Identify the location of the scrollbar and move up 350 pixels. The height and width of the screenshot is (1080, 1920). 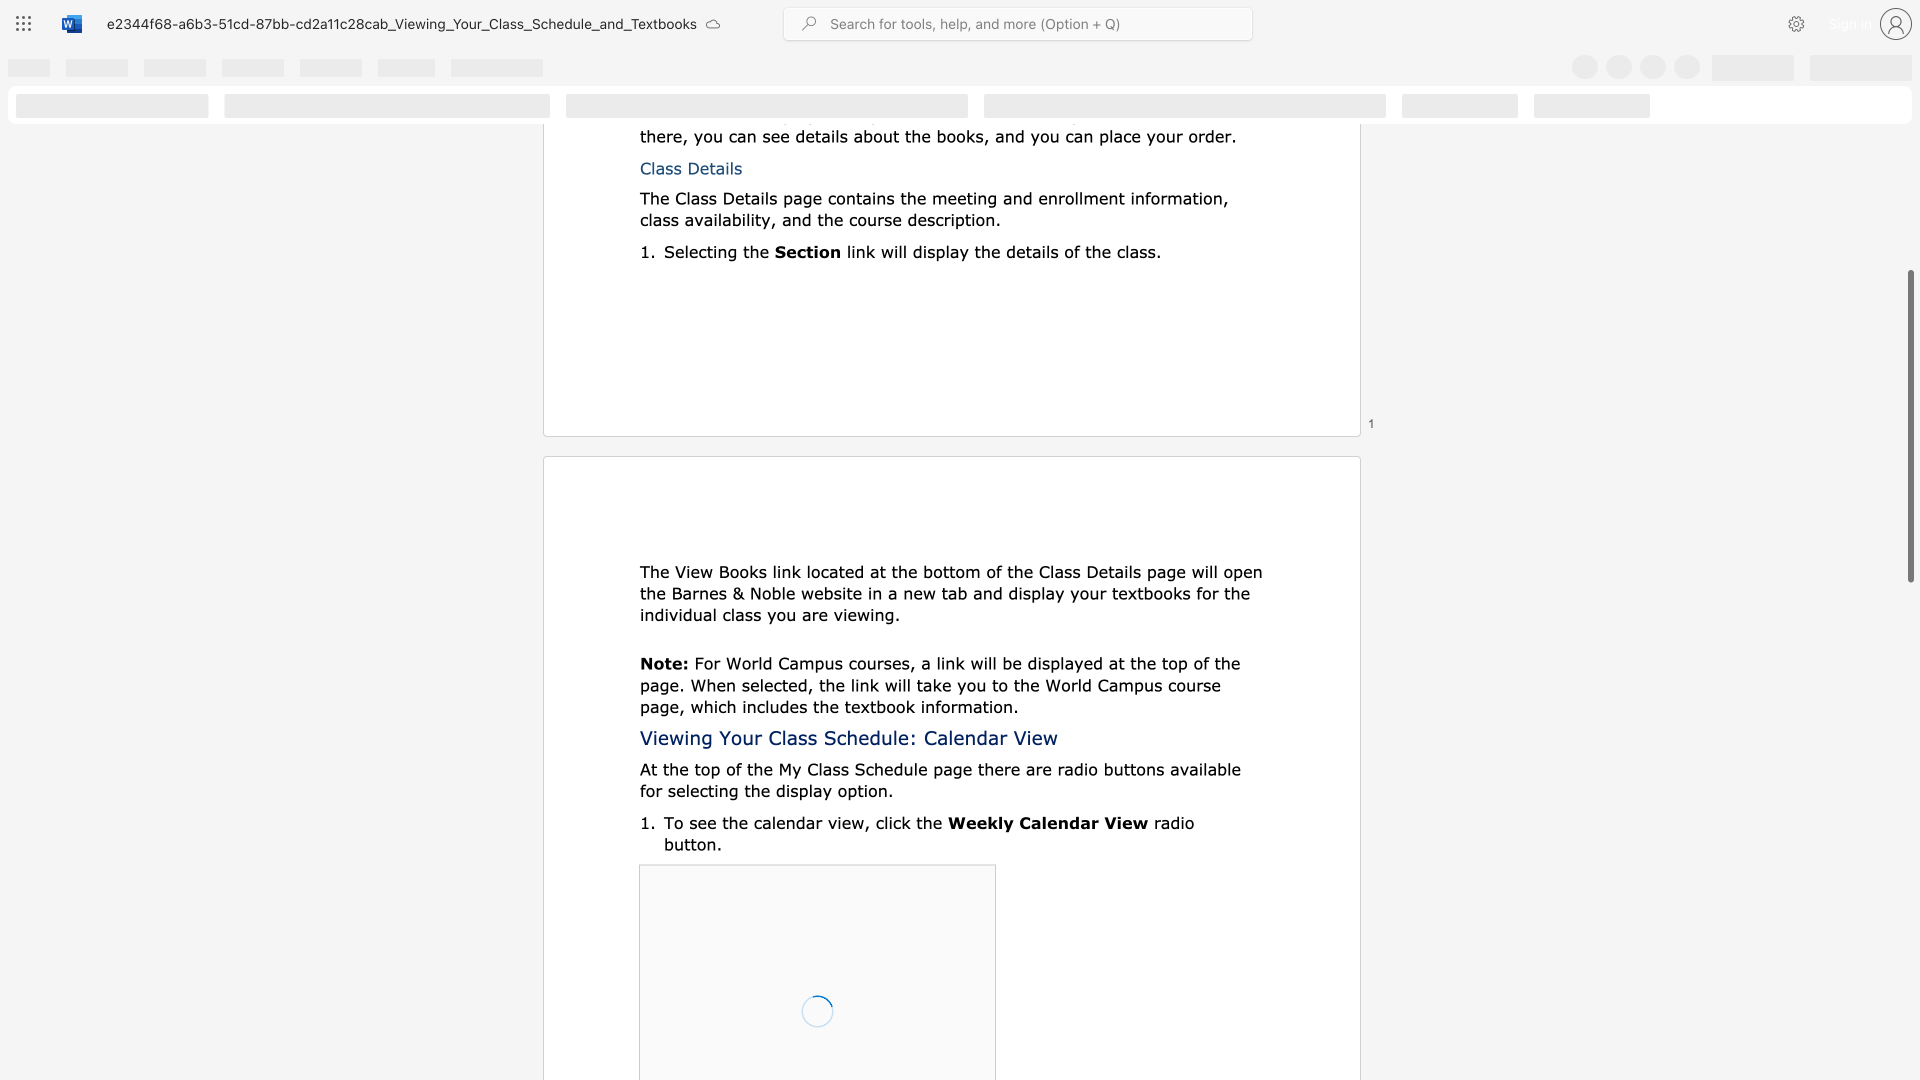
(1909, 425).